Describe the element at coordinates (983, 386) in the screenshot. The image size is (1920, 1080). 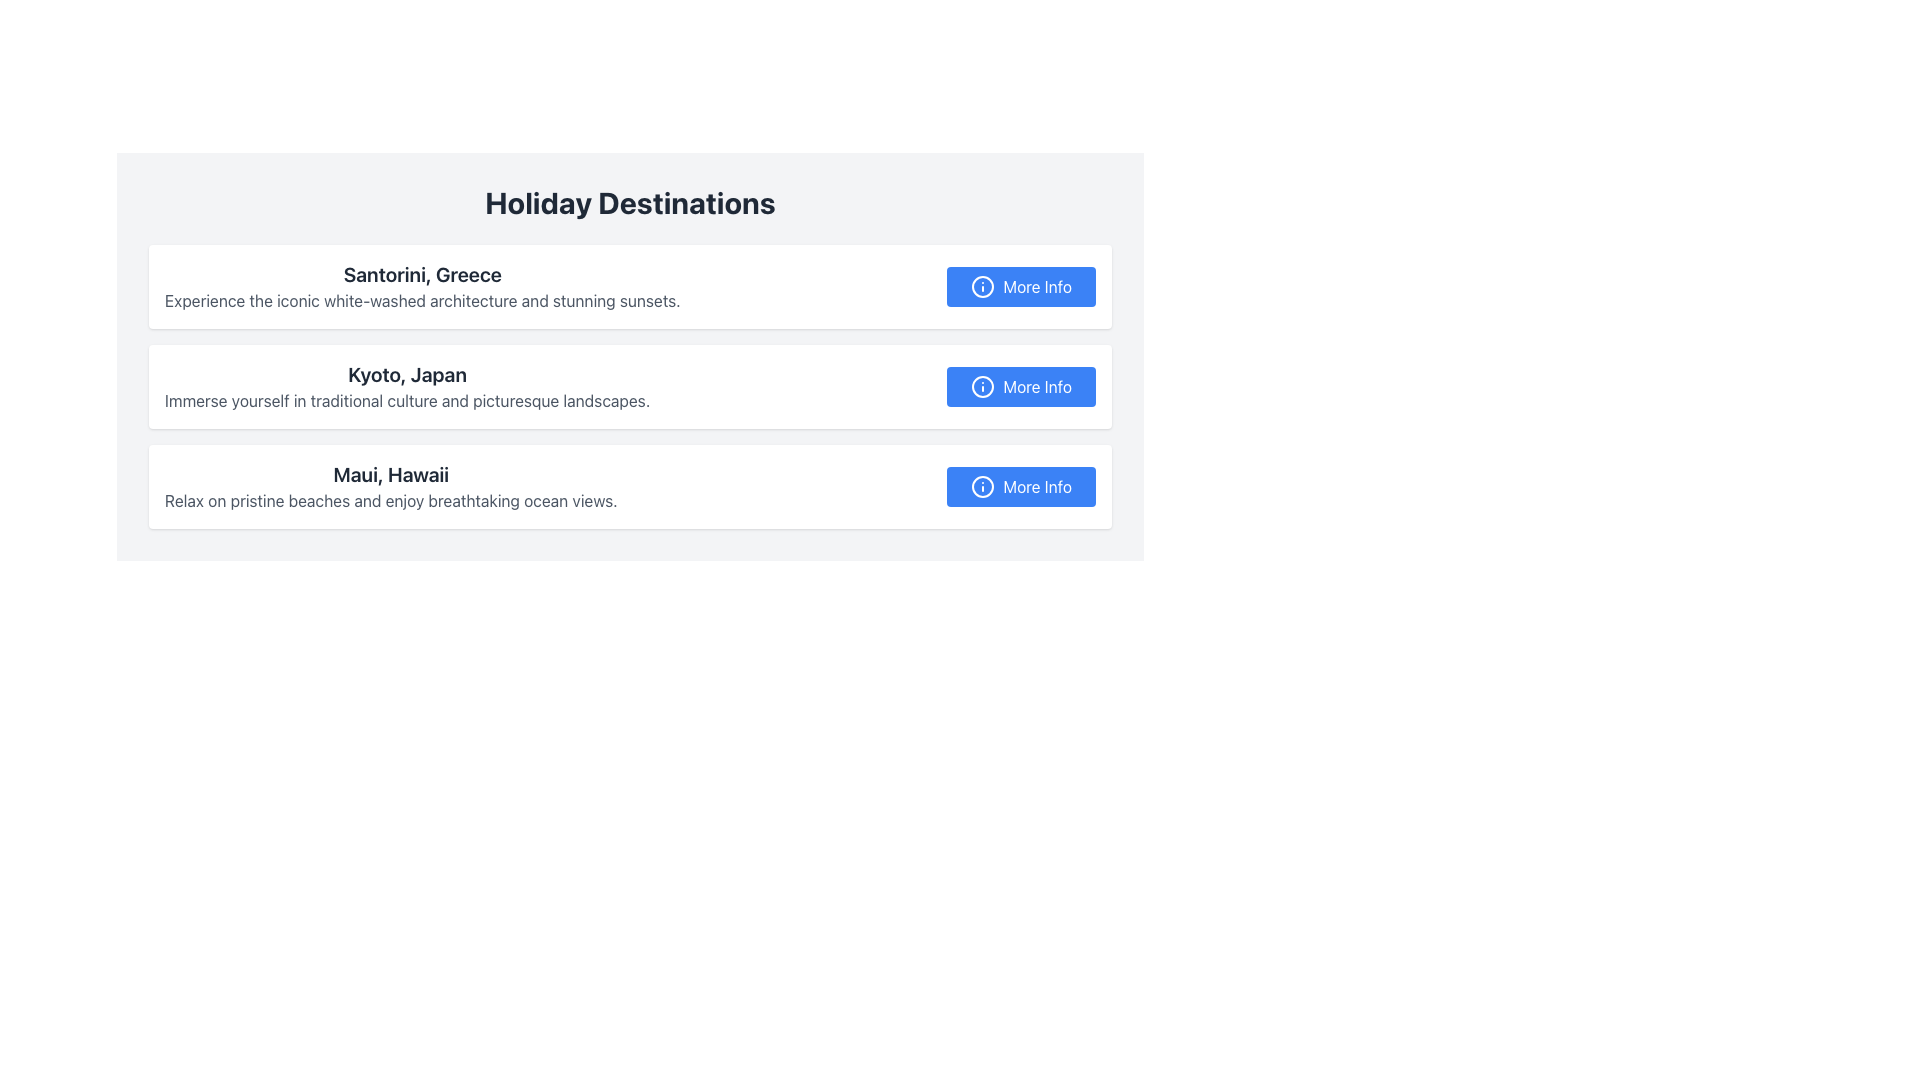
I see `the 'More Info' icon associated with the second destination option, 'Kyoto, Japan', which is represented by an SVG Circle with a visible line stroke` at that location.